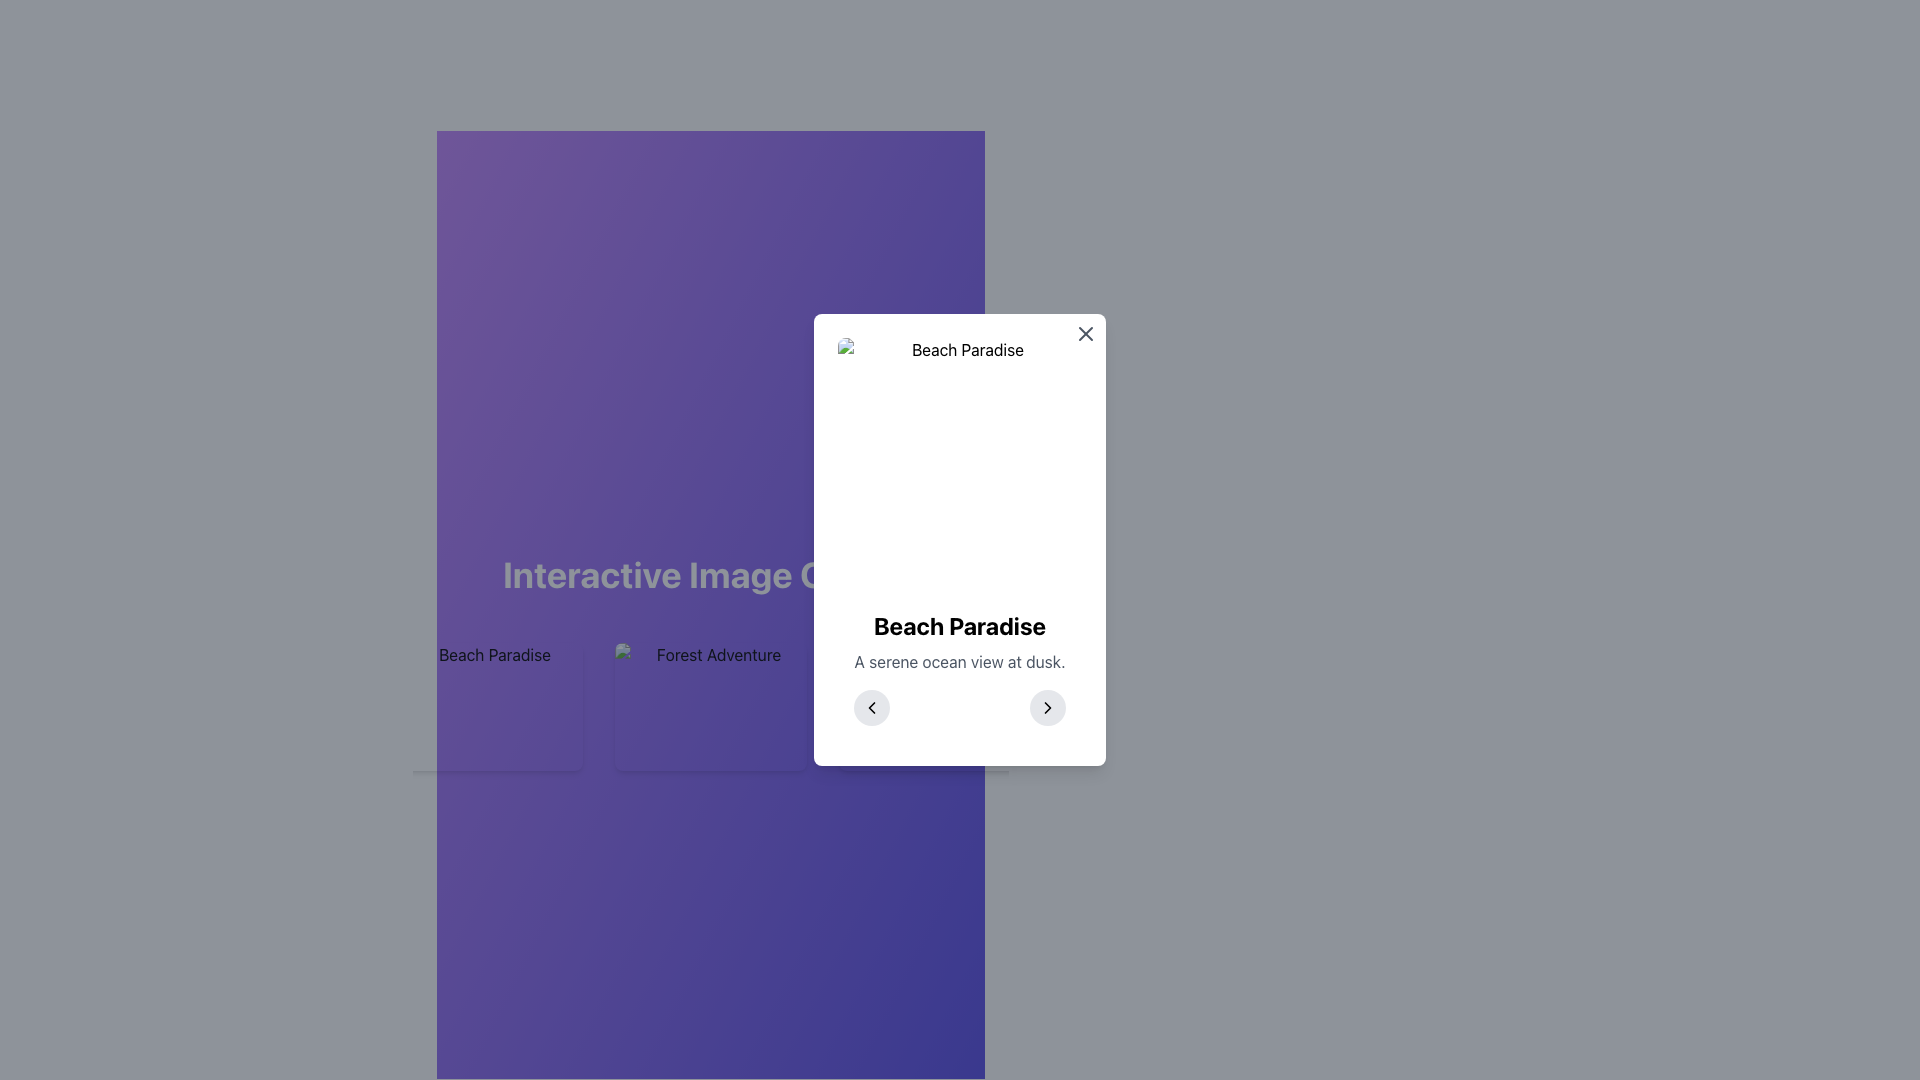 The height and width of the screenshot is (1080, 1920). What do you see at coordinates (1046, 707) in the screenshot?
I see `the circular button with a gray background and right arrow icon` at bounding box center [1046, 707].